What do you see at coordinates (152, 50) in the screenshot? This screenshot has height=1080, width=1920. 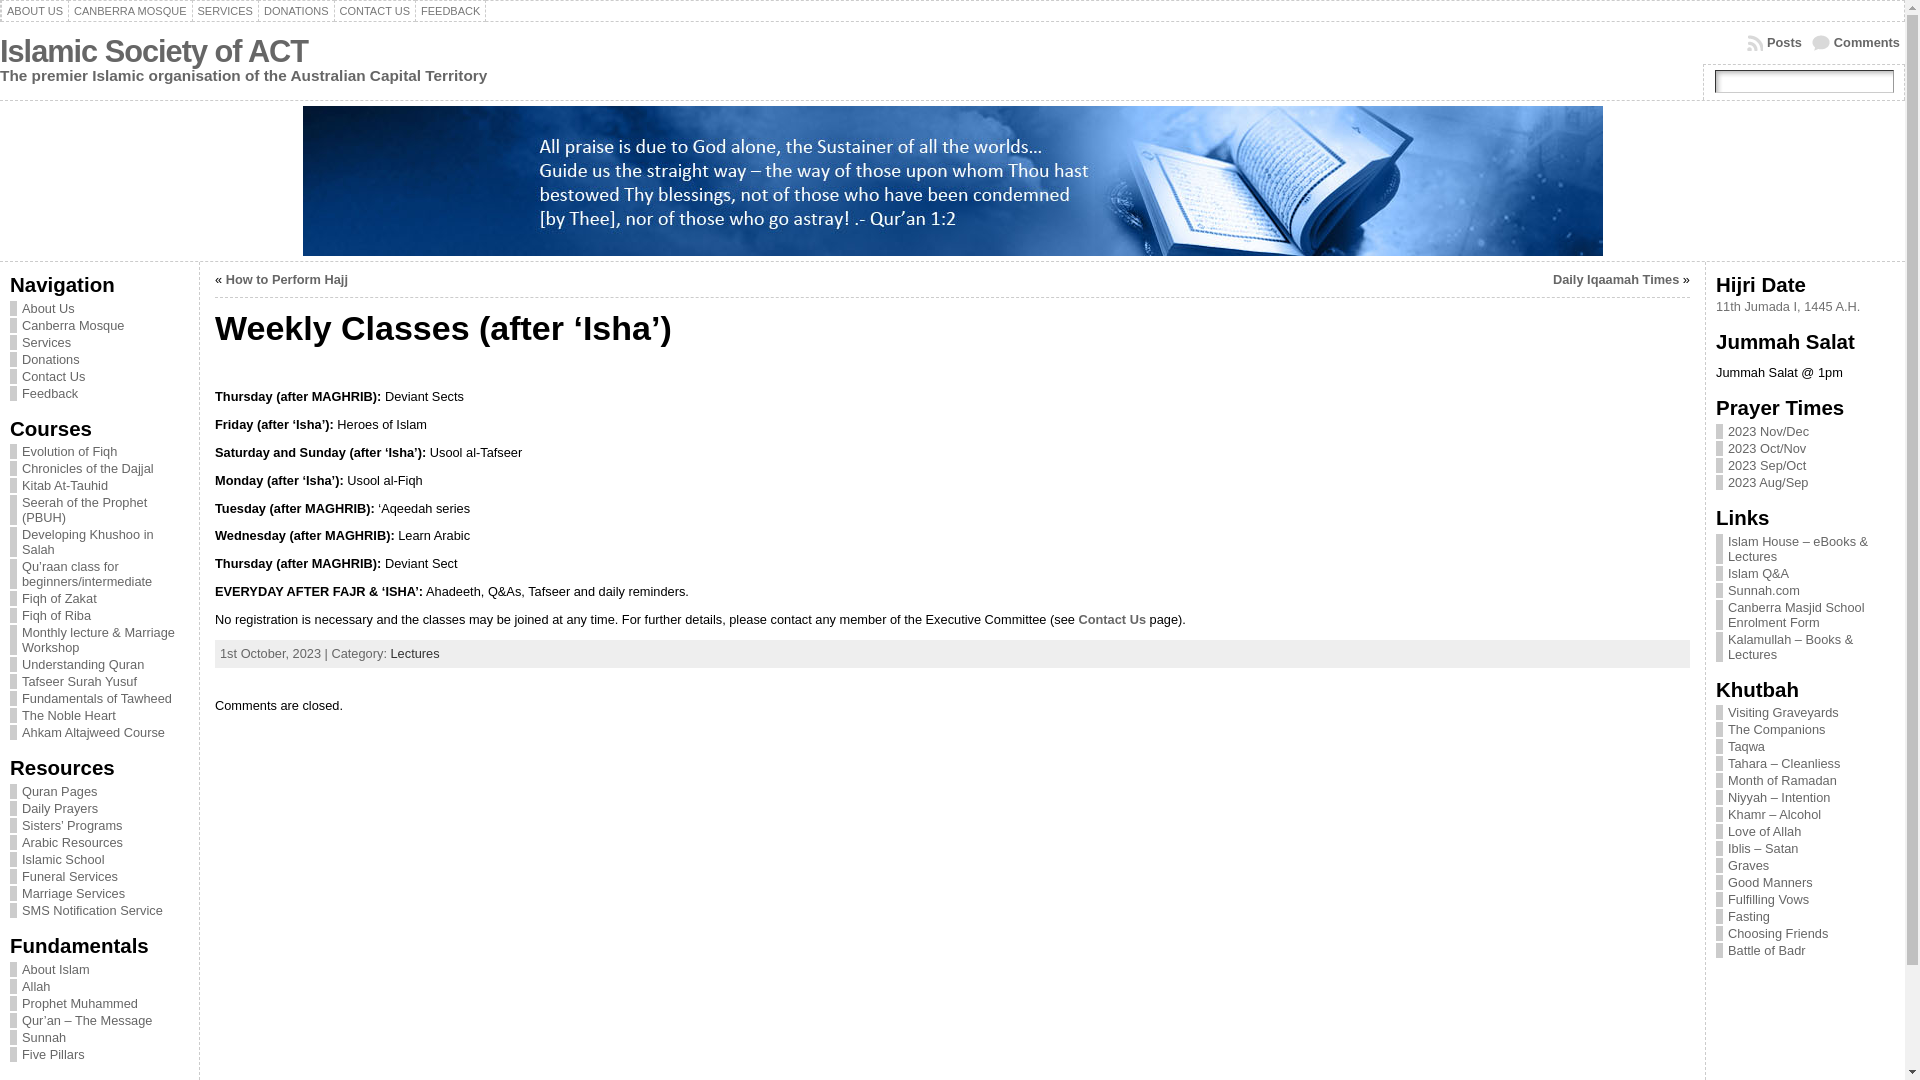 I see `'Islamic Society of ACT'` at bounding box center [152, 50].